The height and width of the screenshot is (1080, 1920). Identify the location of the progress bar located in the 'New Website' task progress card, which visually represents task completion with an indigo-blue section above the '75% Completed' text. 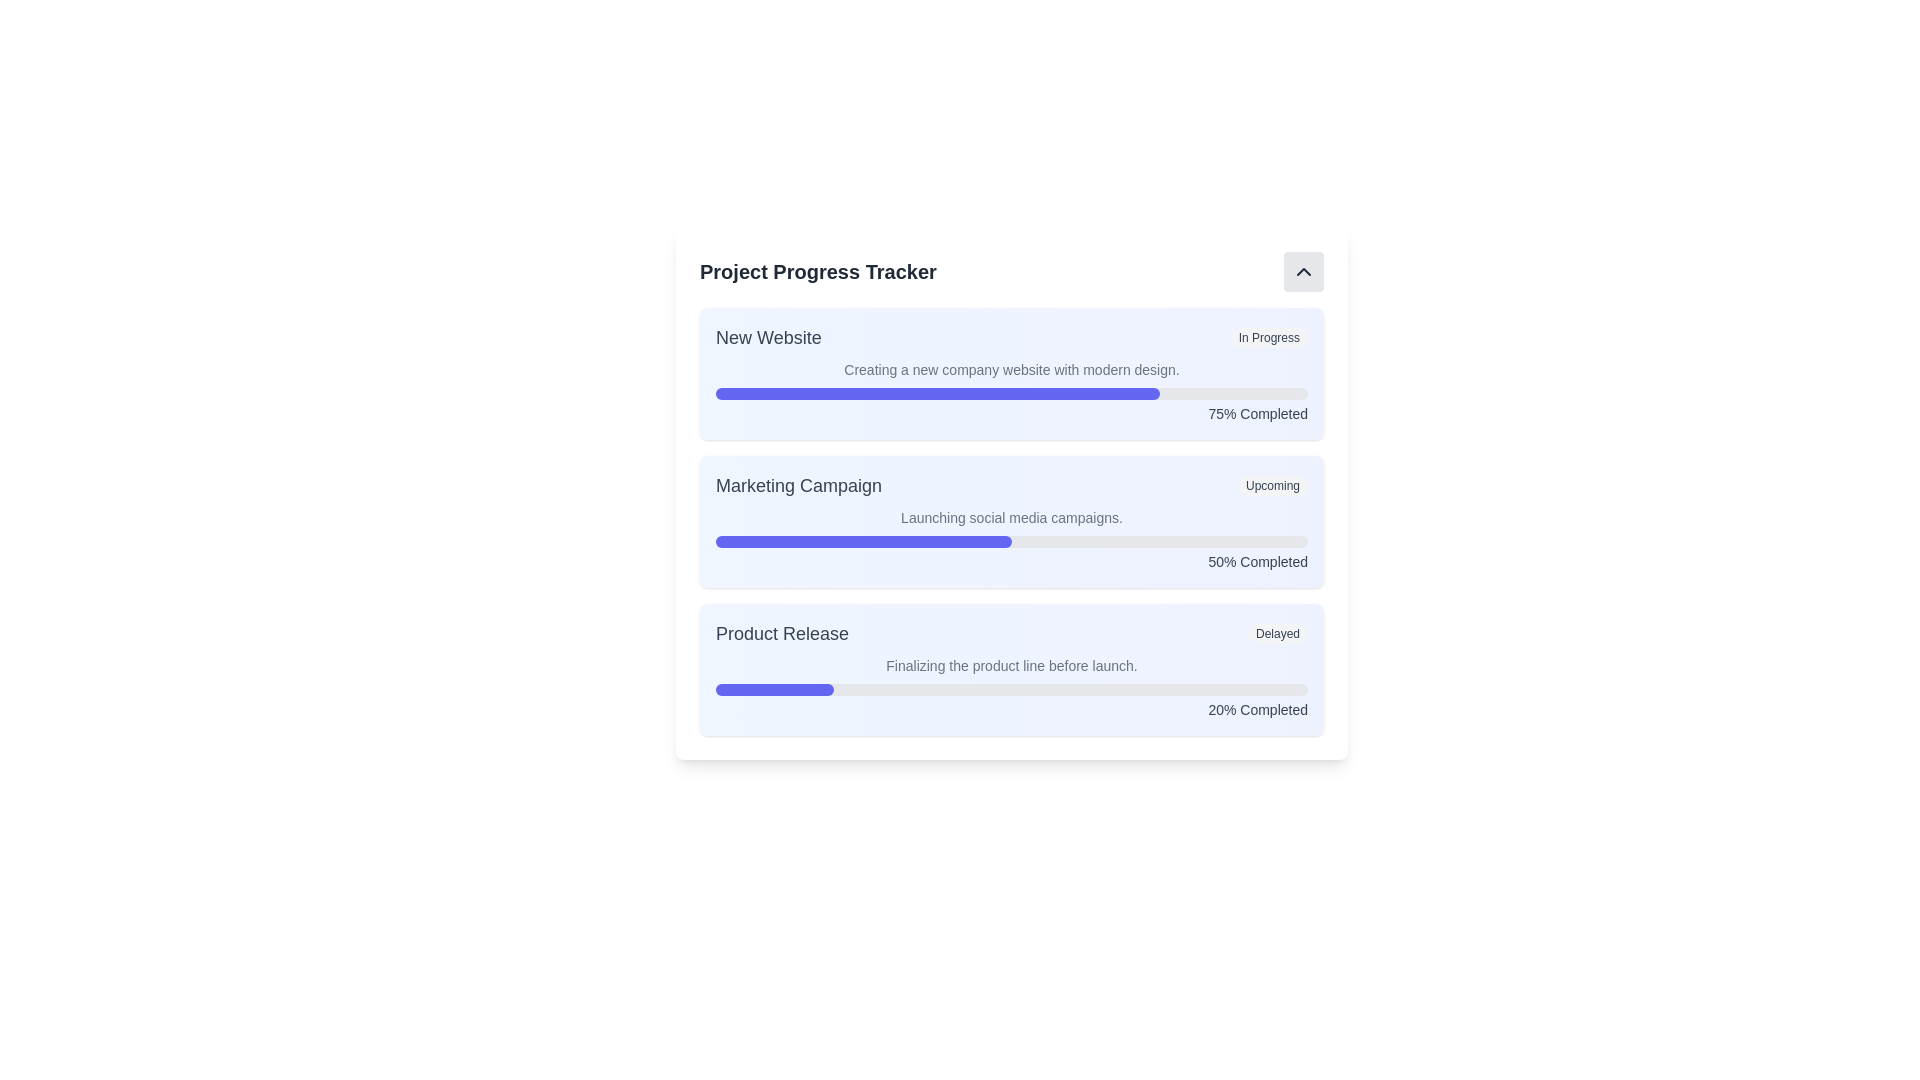
(936, 393).